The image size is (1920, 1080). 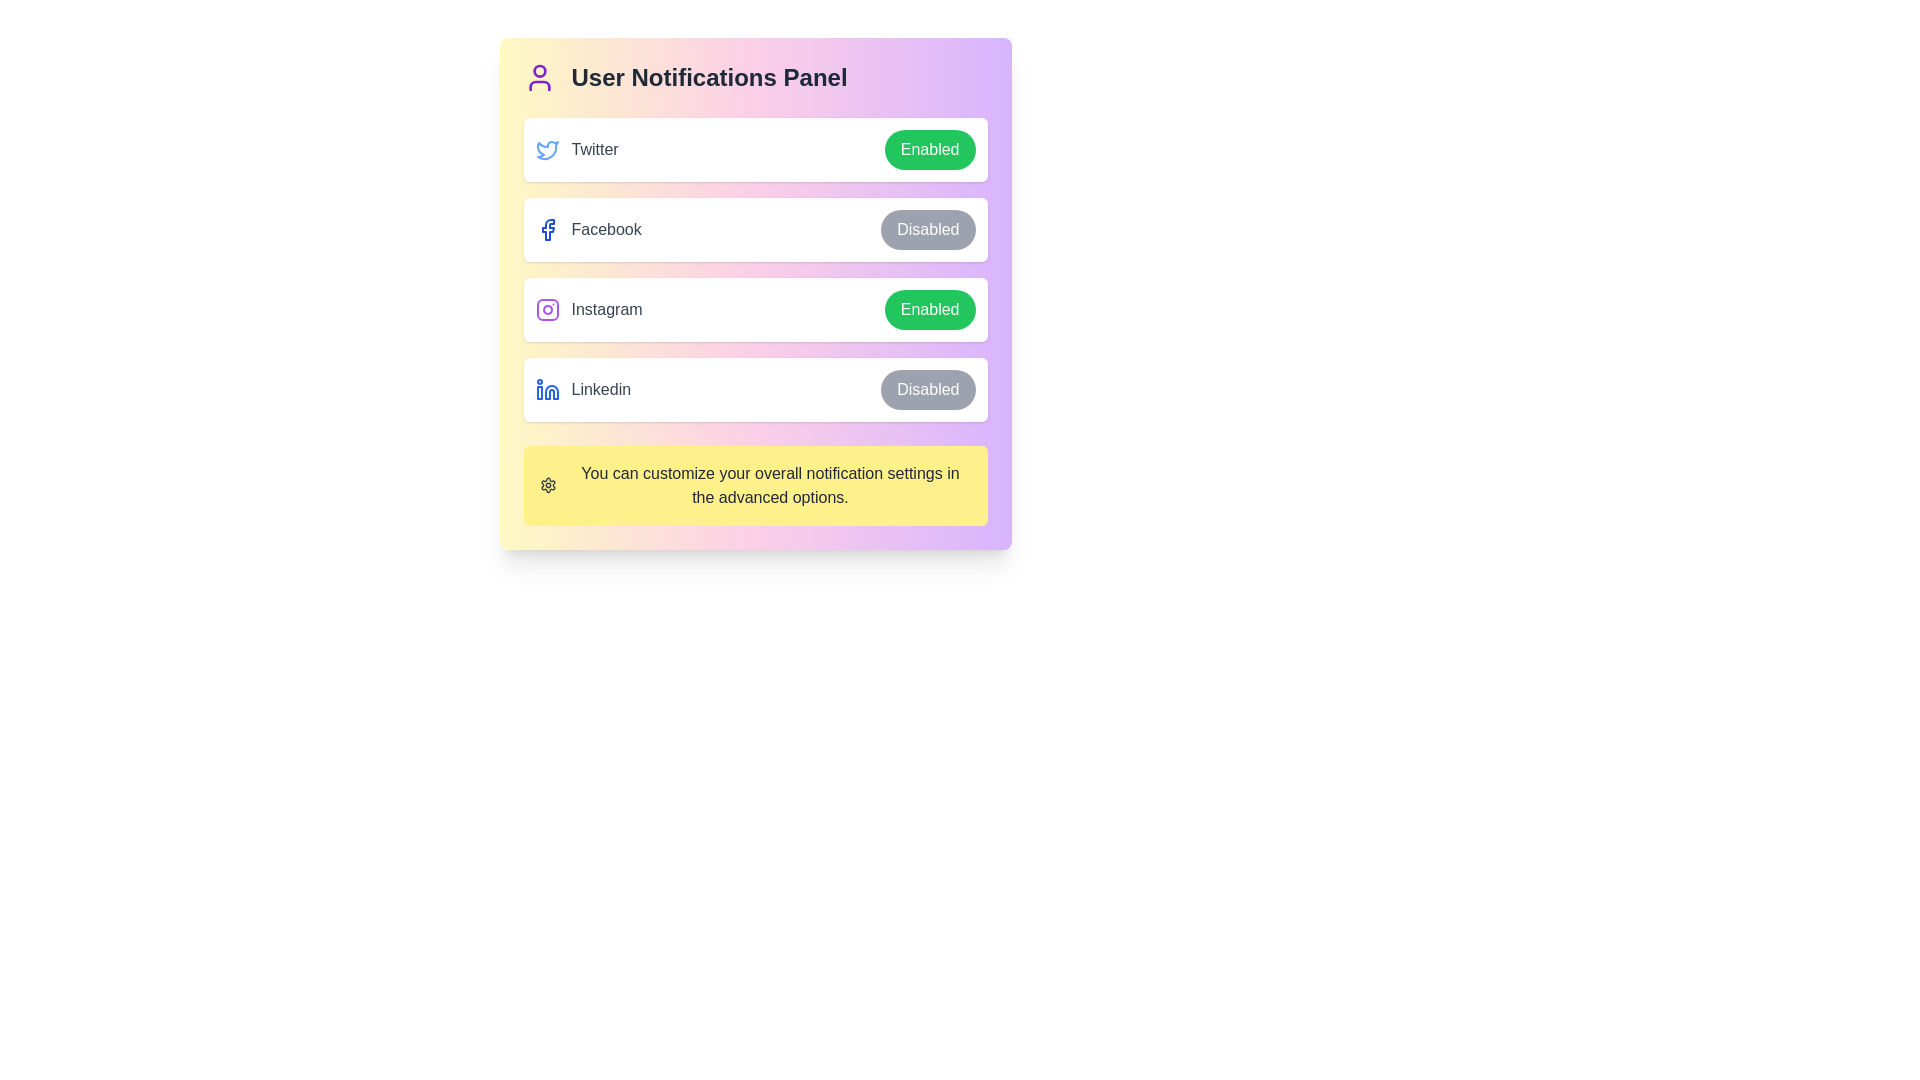 What do you see at coordinates (588, 309) in the screenshot?
I see `the Instagram label located in the third row of the 'User Notifications Panel', between Facebook and LinkedIn entries` at bounding box center [588, 309].